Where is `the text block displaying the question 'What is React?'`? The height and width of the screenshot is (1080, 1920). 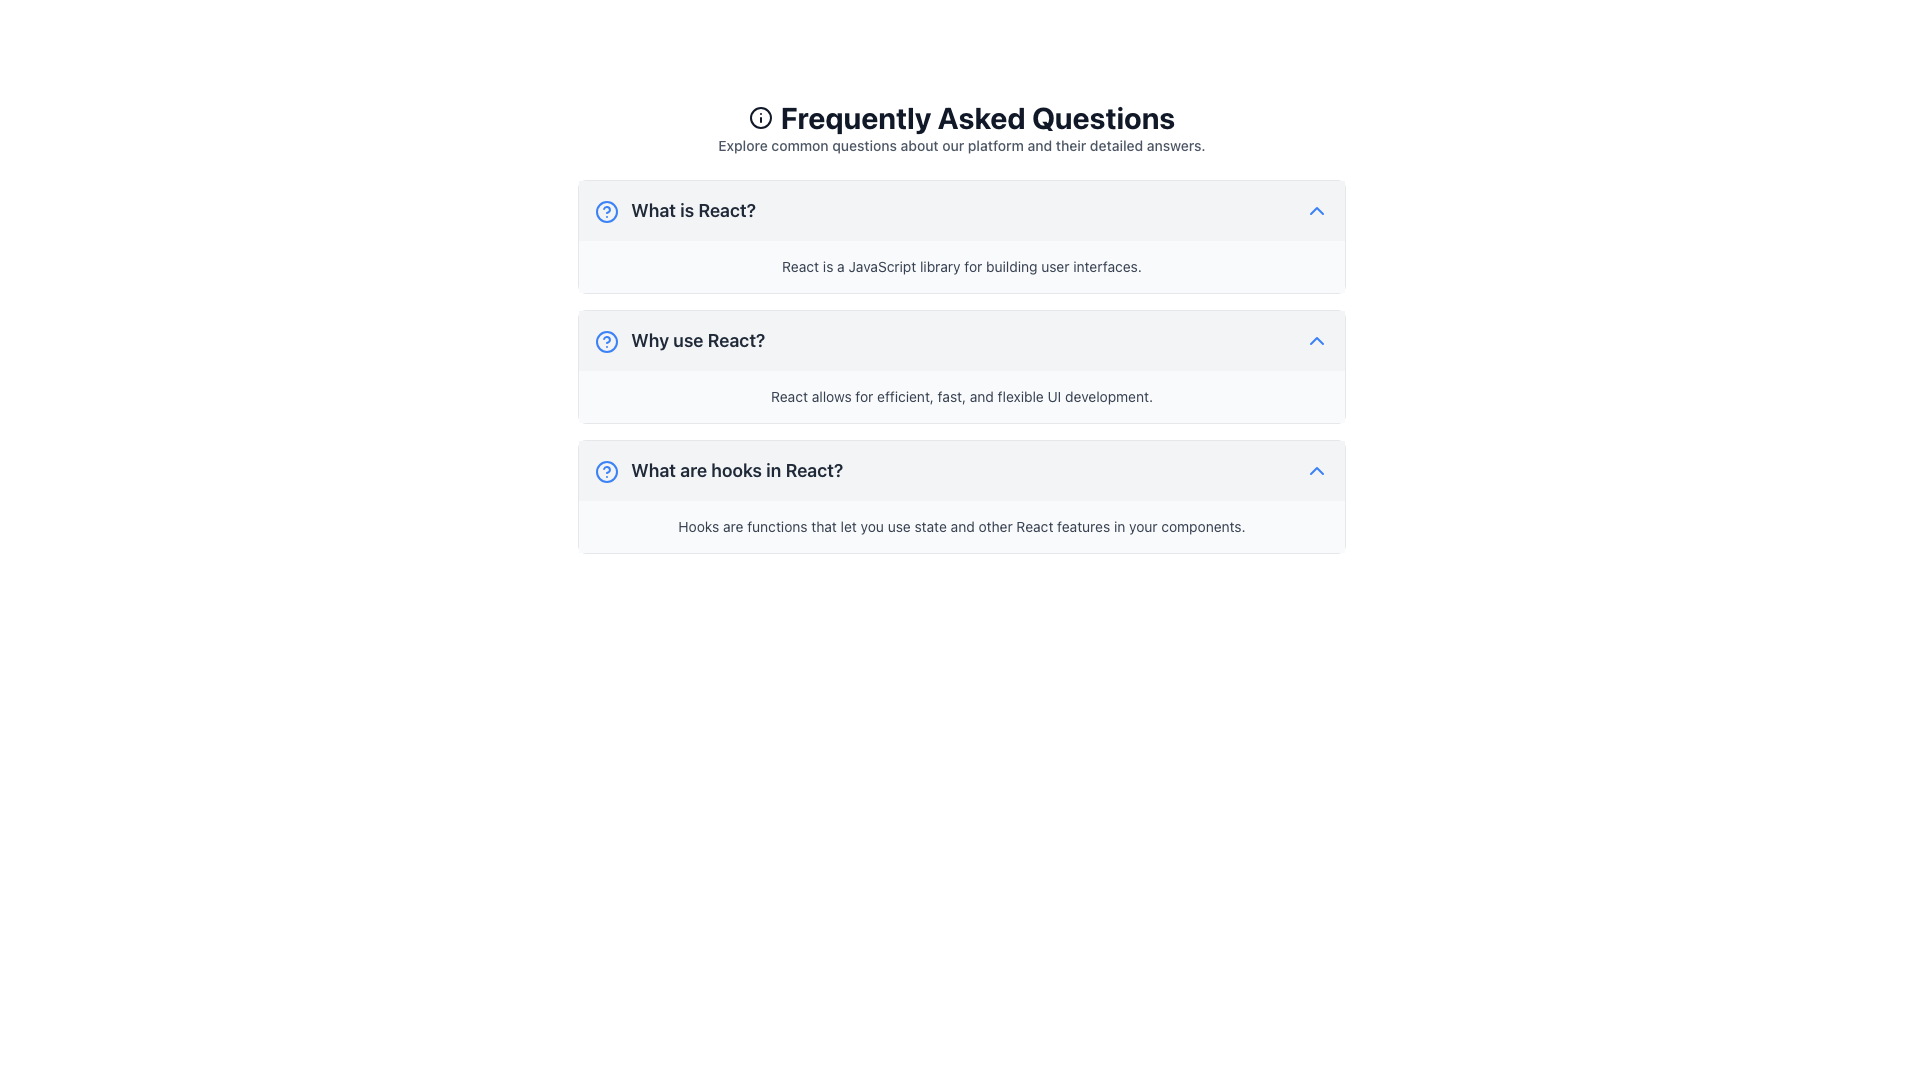
the text block displaying the question 'What is React?' is located at coordinates (675, 211).